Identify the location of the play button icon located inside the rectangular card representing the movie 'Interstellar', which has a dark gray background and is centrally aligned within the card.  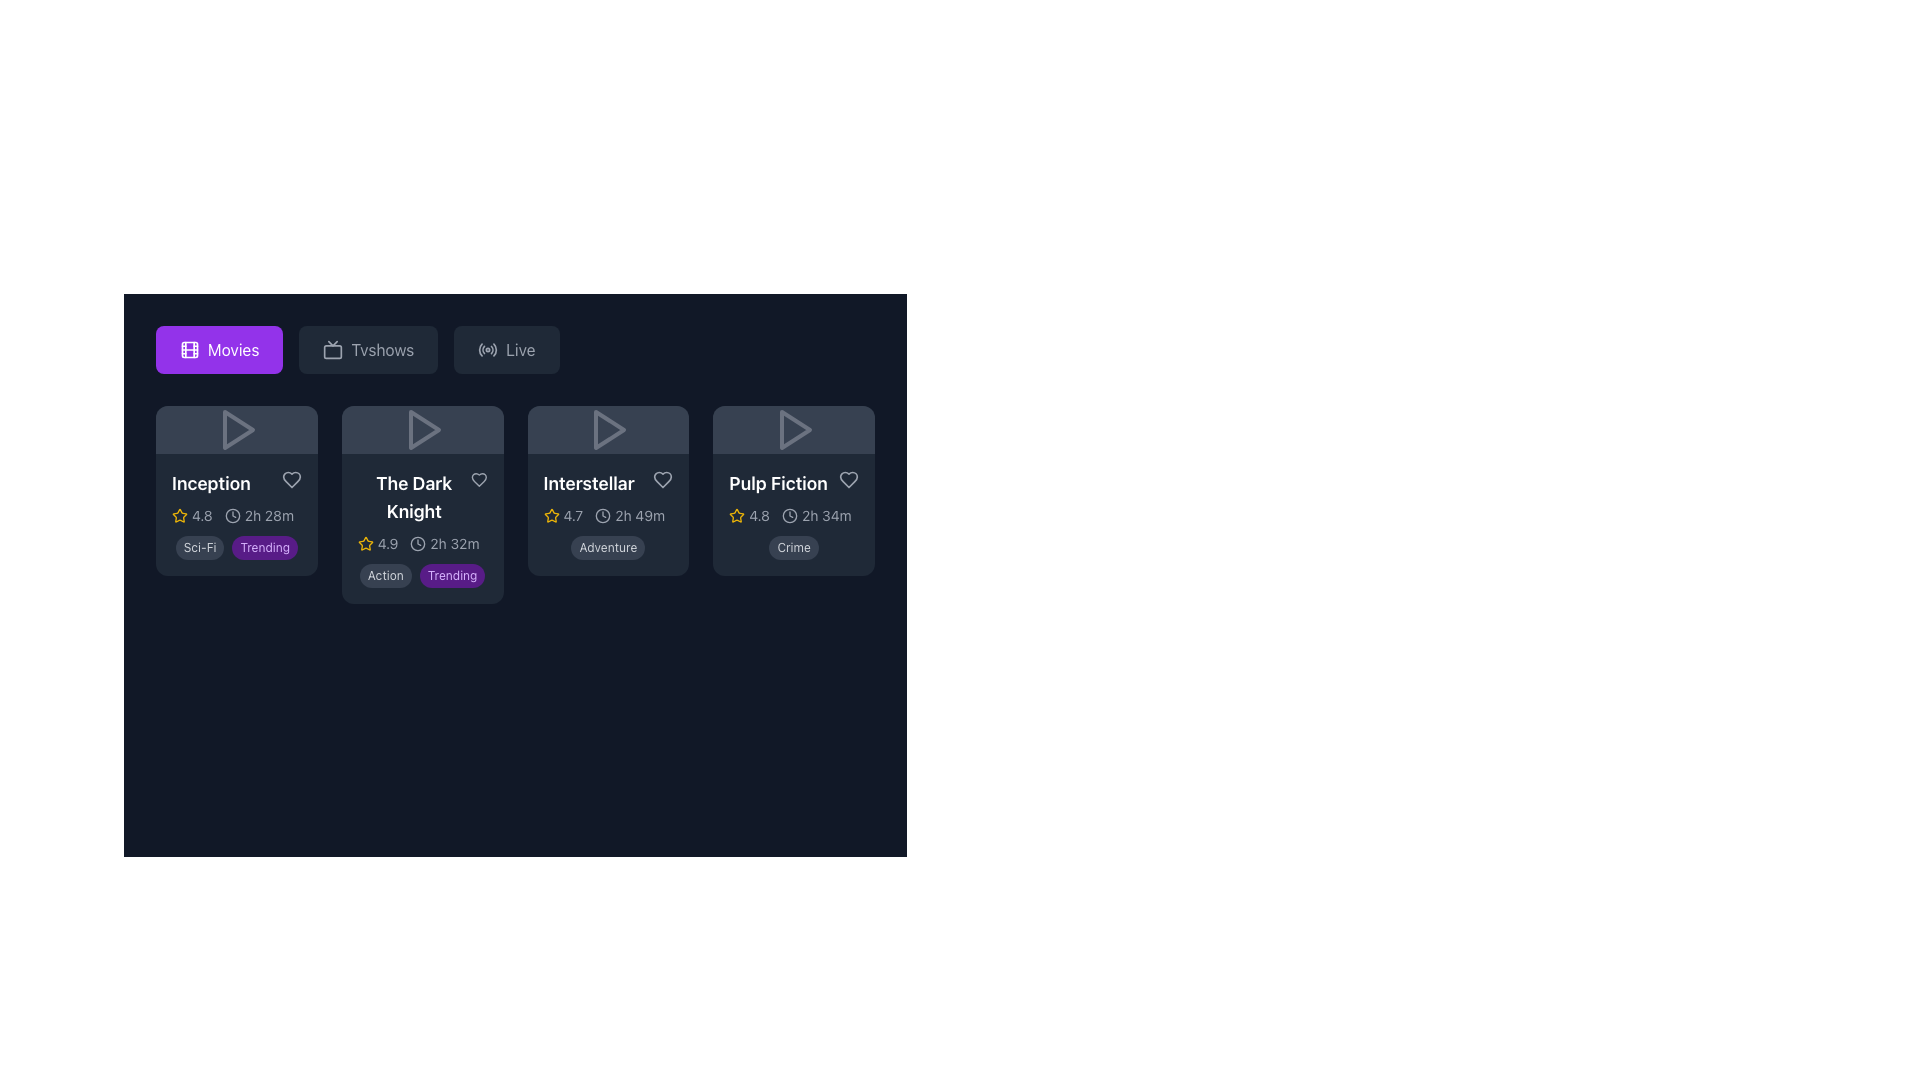
(607, 428).